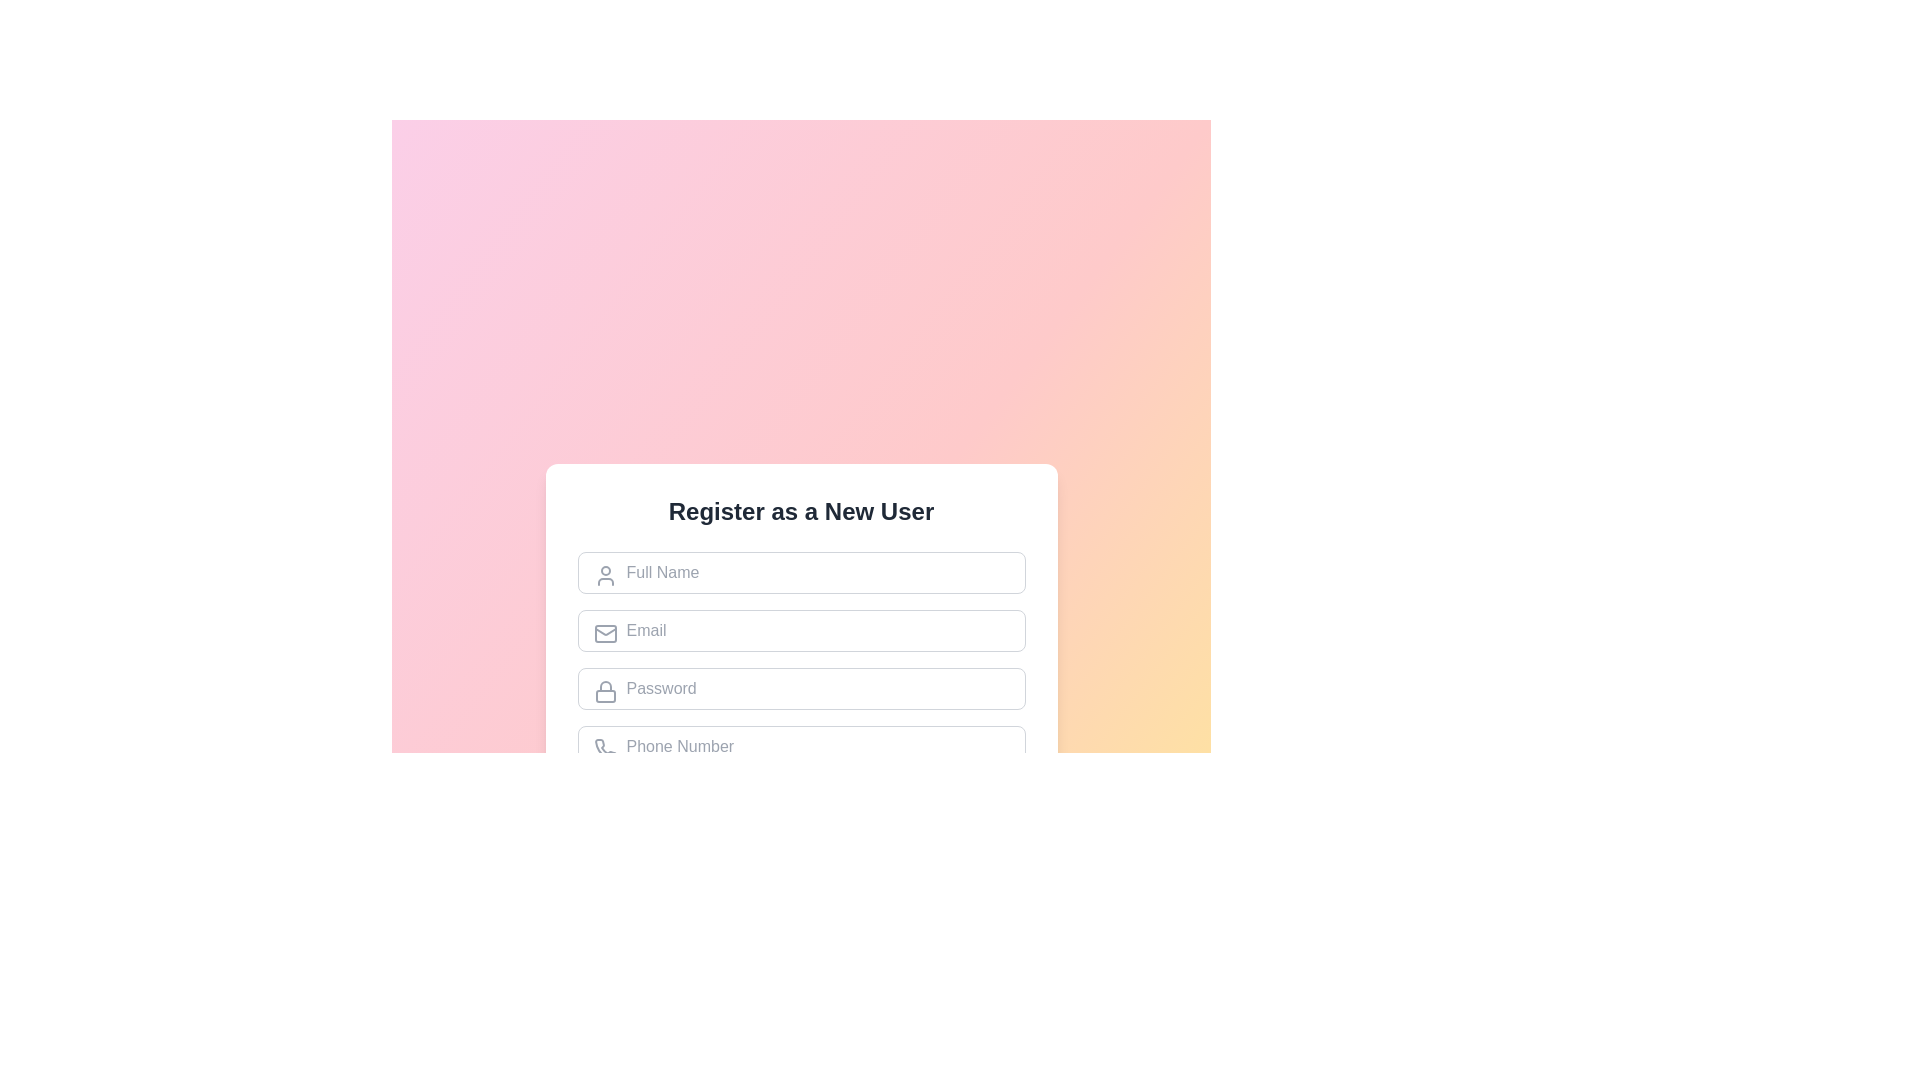 This screenshot has width=1920, height=1080. What do you see at coordinates (604, 690) in the screenshot?
I see `the password icon located inside the input field labeled 'Password' in the user registration form, positioned on the left side at the upper part` at bounding box center [604, 690].